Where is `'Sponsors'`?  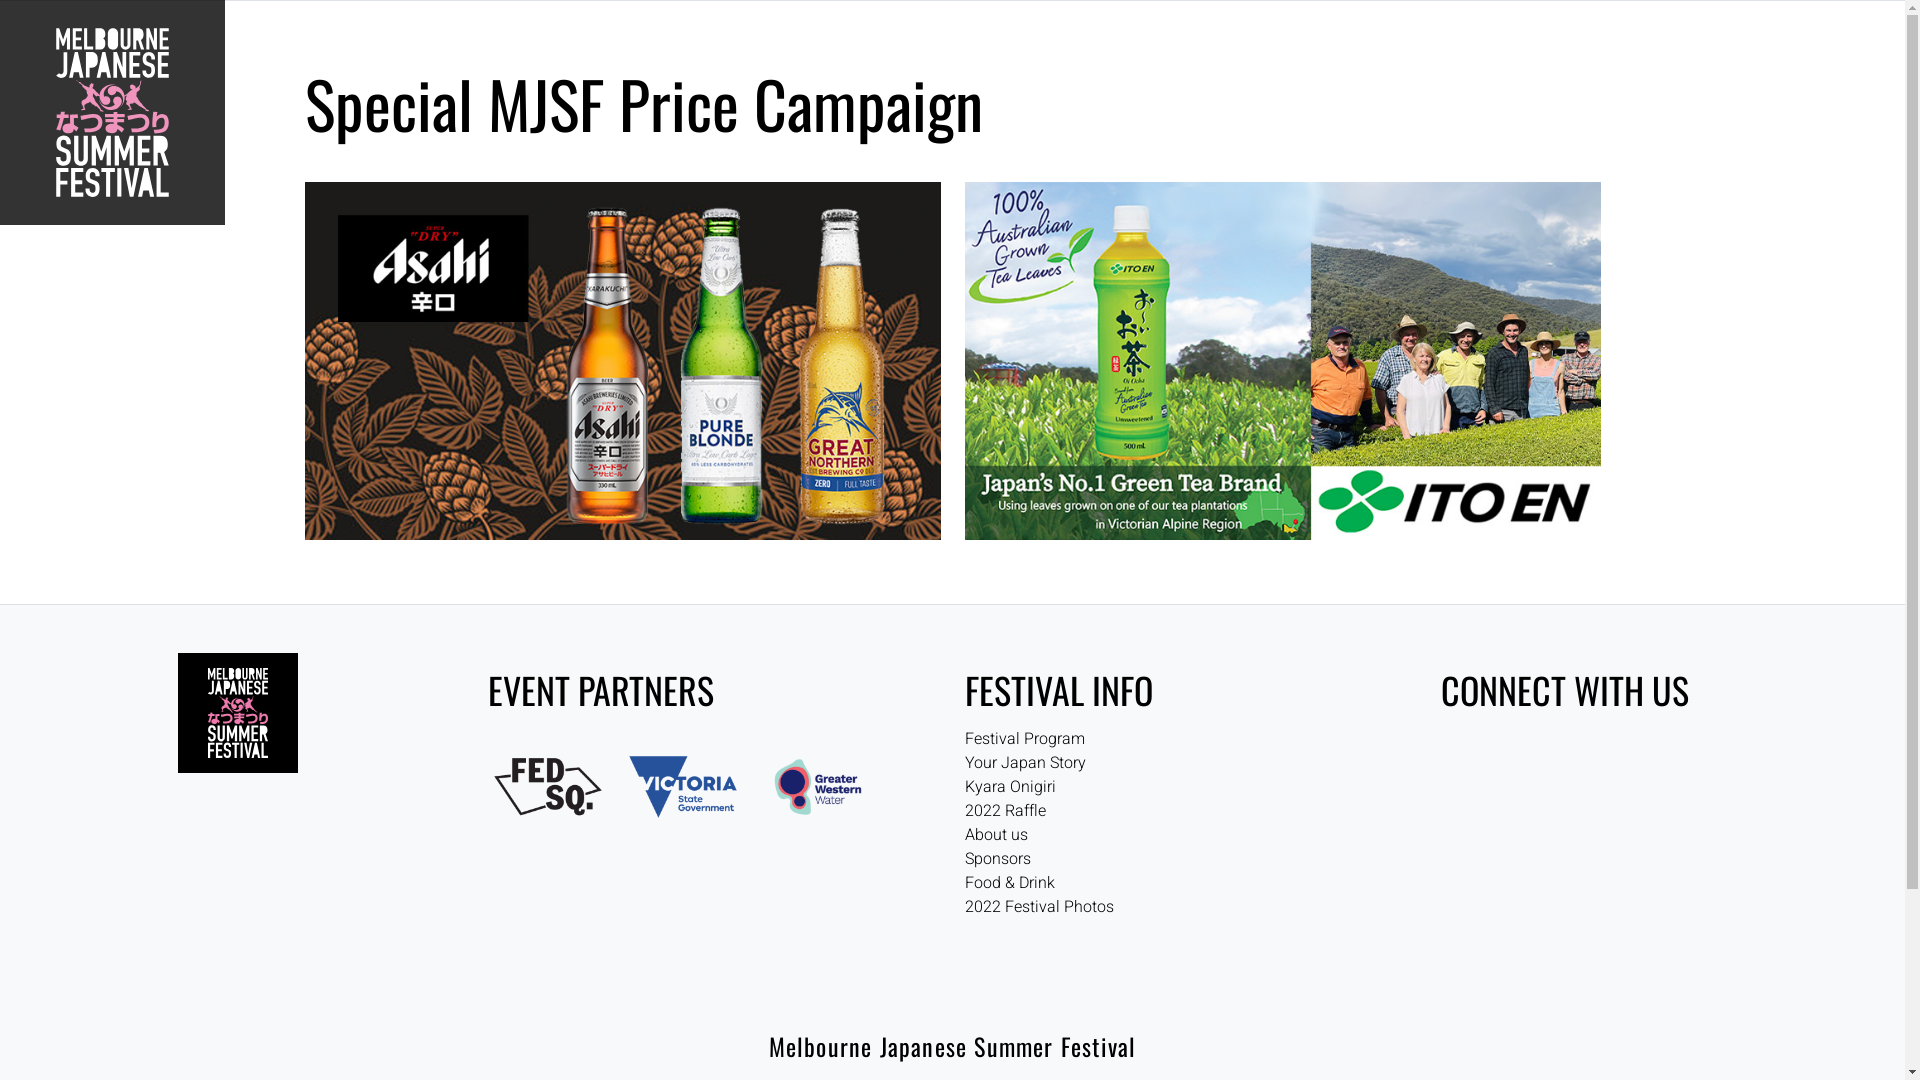 'Sponsors' is located at coordinates (964, 858).